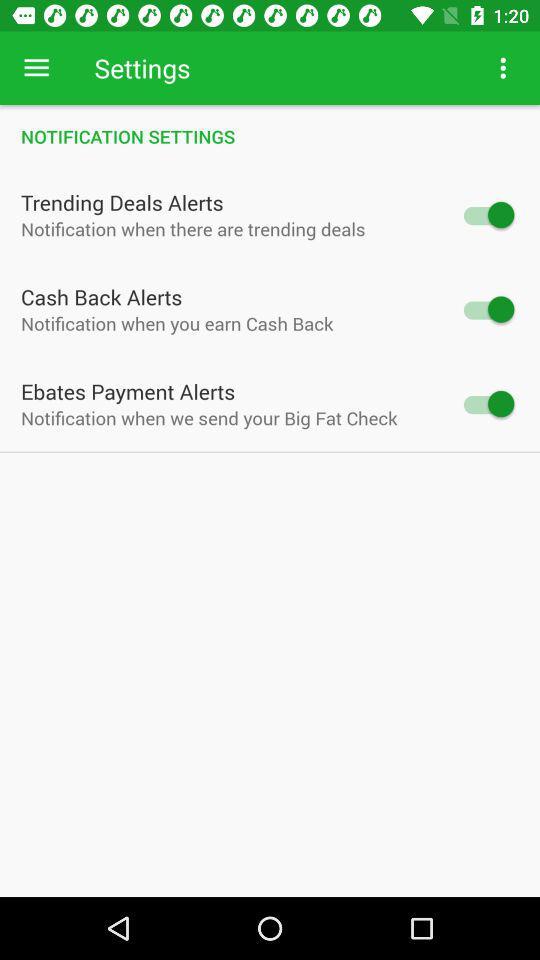  I want to click on the app next to settings app, so click(502, 68).